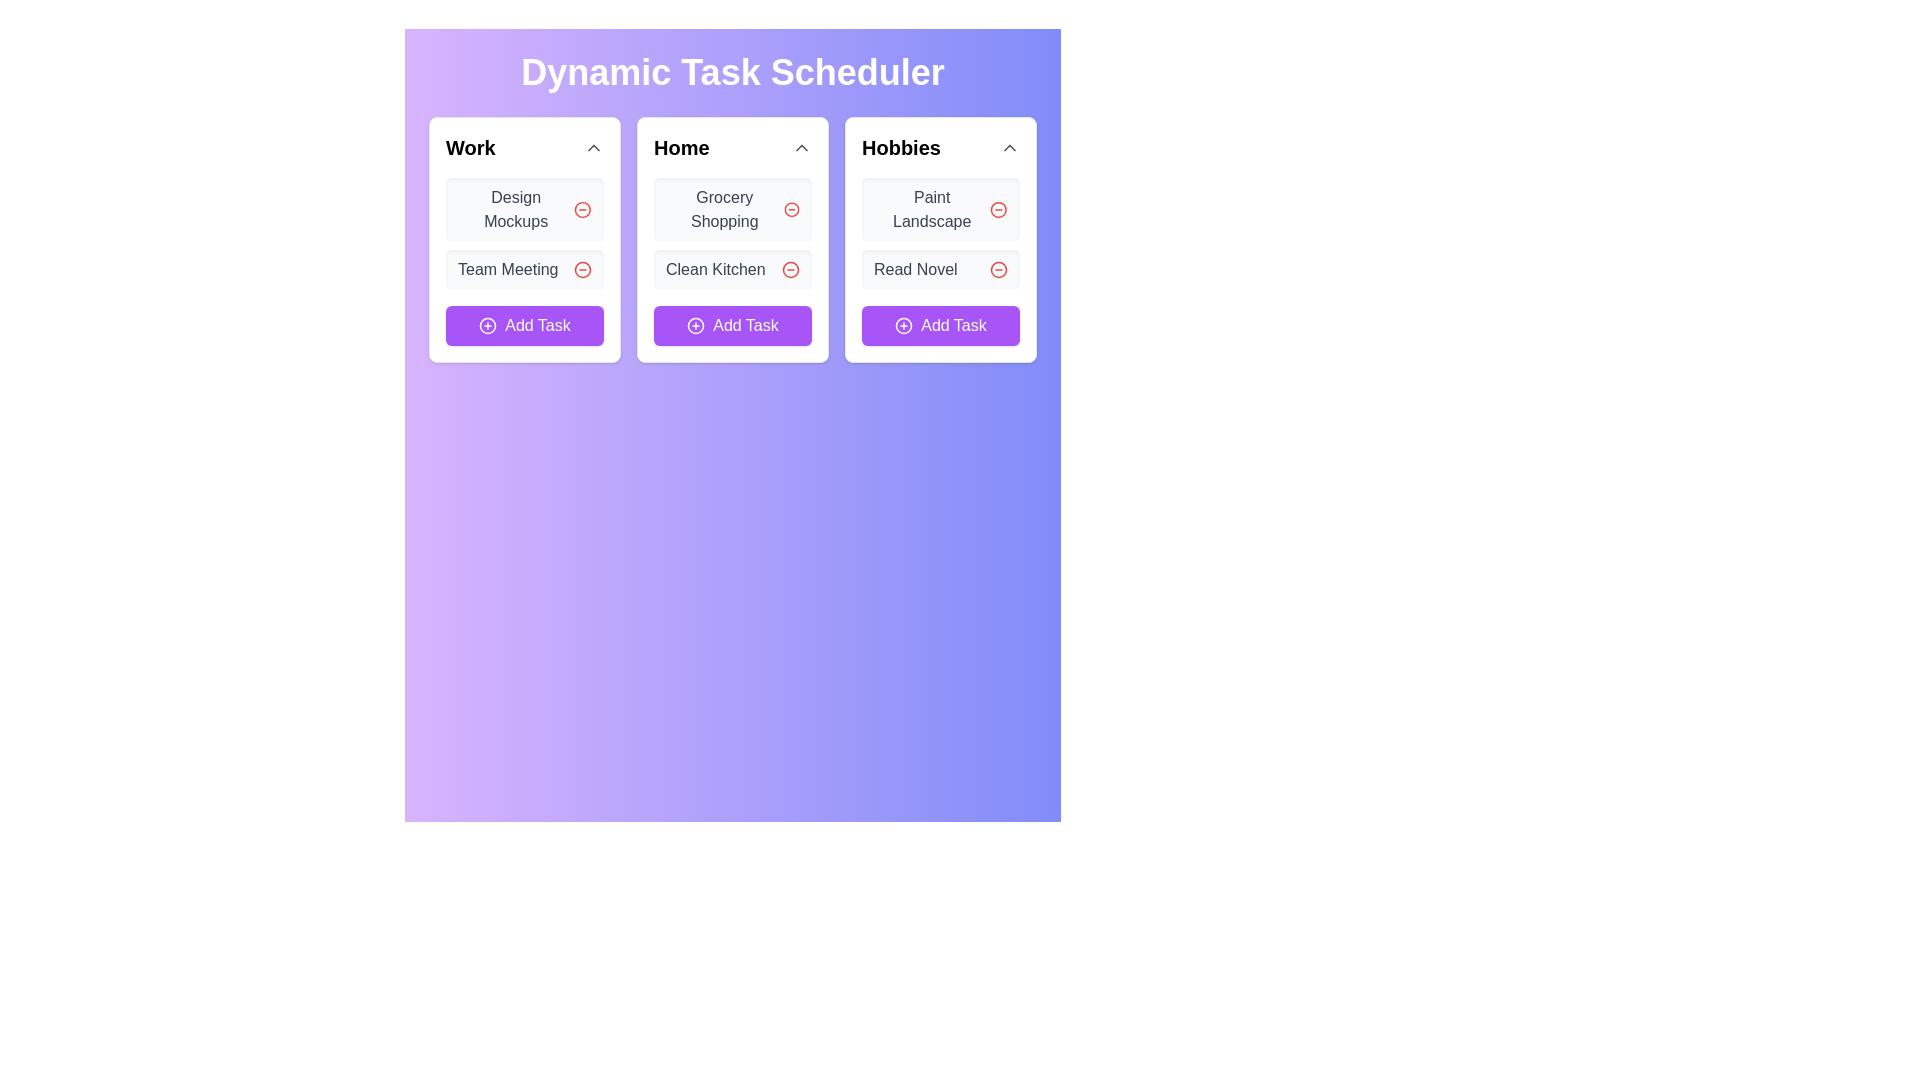 Image resolution: width=1920 pixels, height=1080 pixels. I want to click on the Circle SVG element that forms the backdrop of the 'Add Task' button's plus symbol located in the 'Hobbies' card, so click(903, 325).